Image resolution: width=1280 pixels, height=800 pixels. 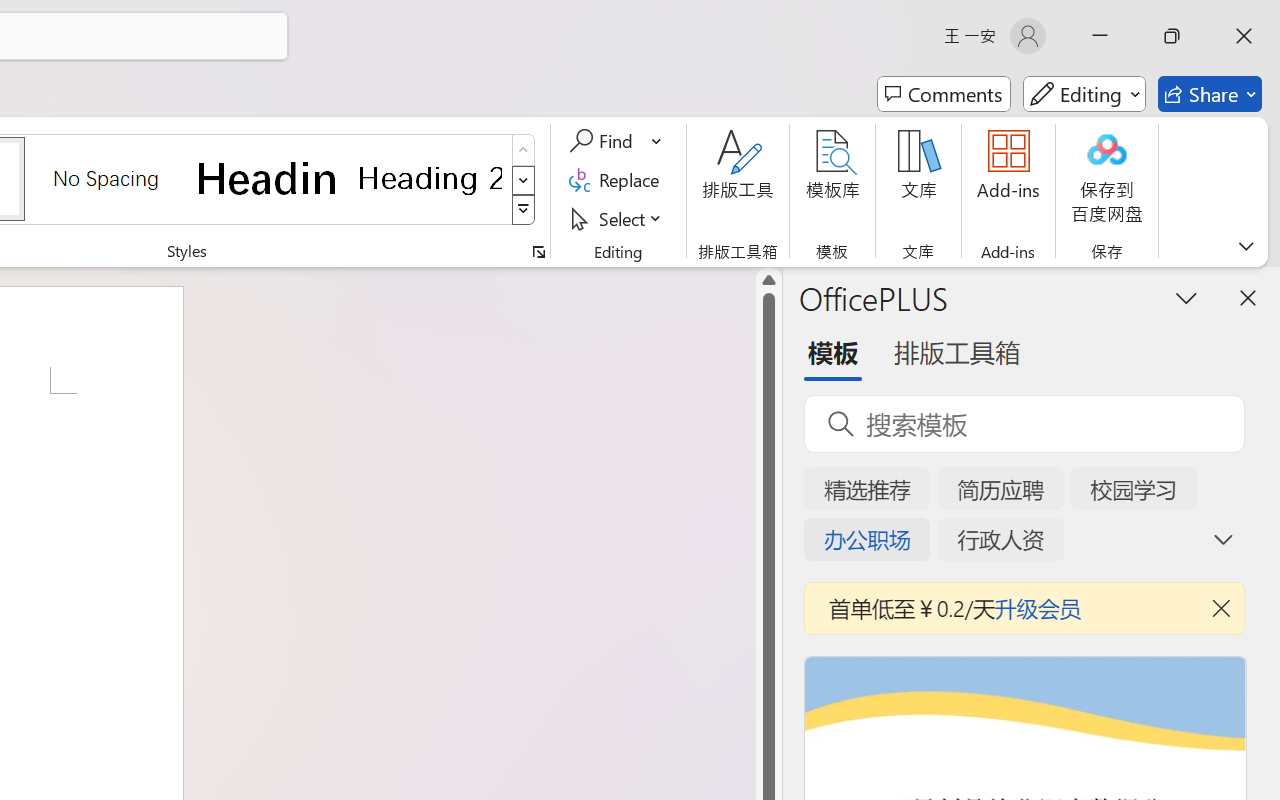 What do you see at coordinates (768, 280) in the screenshot?
I see `'Line up'` at bounding box center [768, 280].